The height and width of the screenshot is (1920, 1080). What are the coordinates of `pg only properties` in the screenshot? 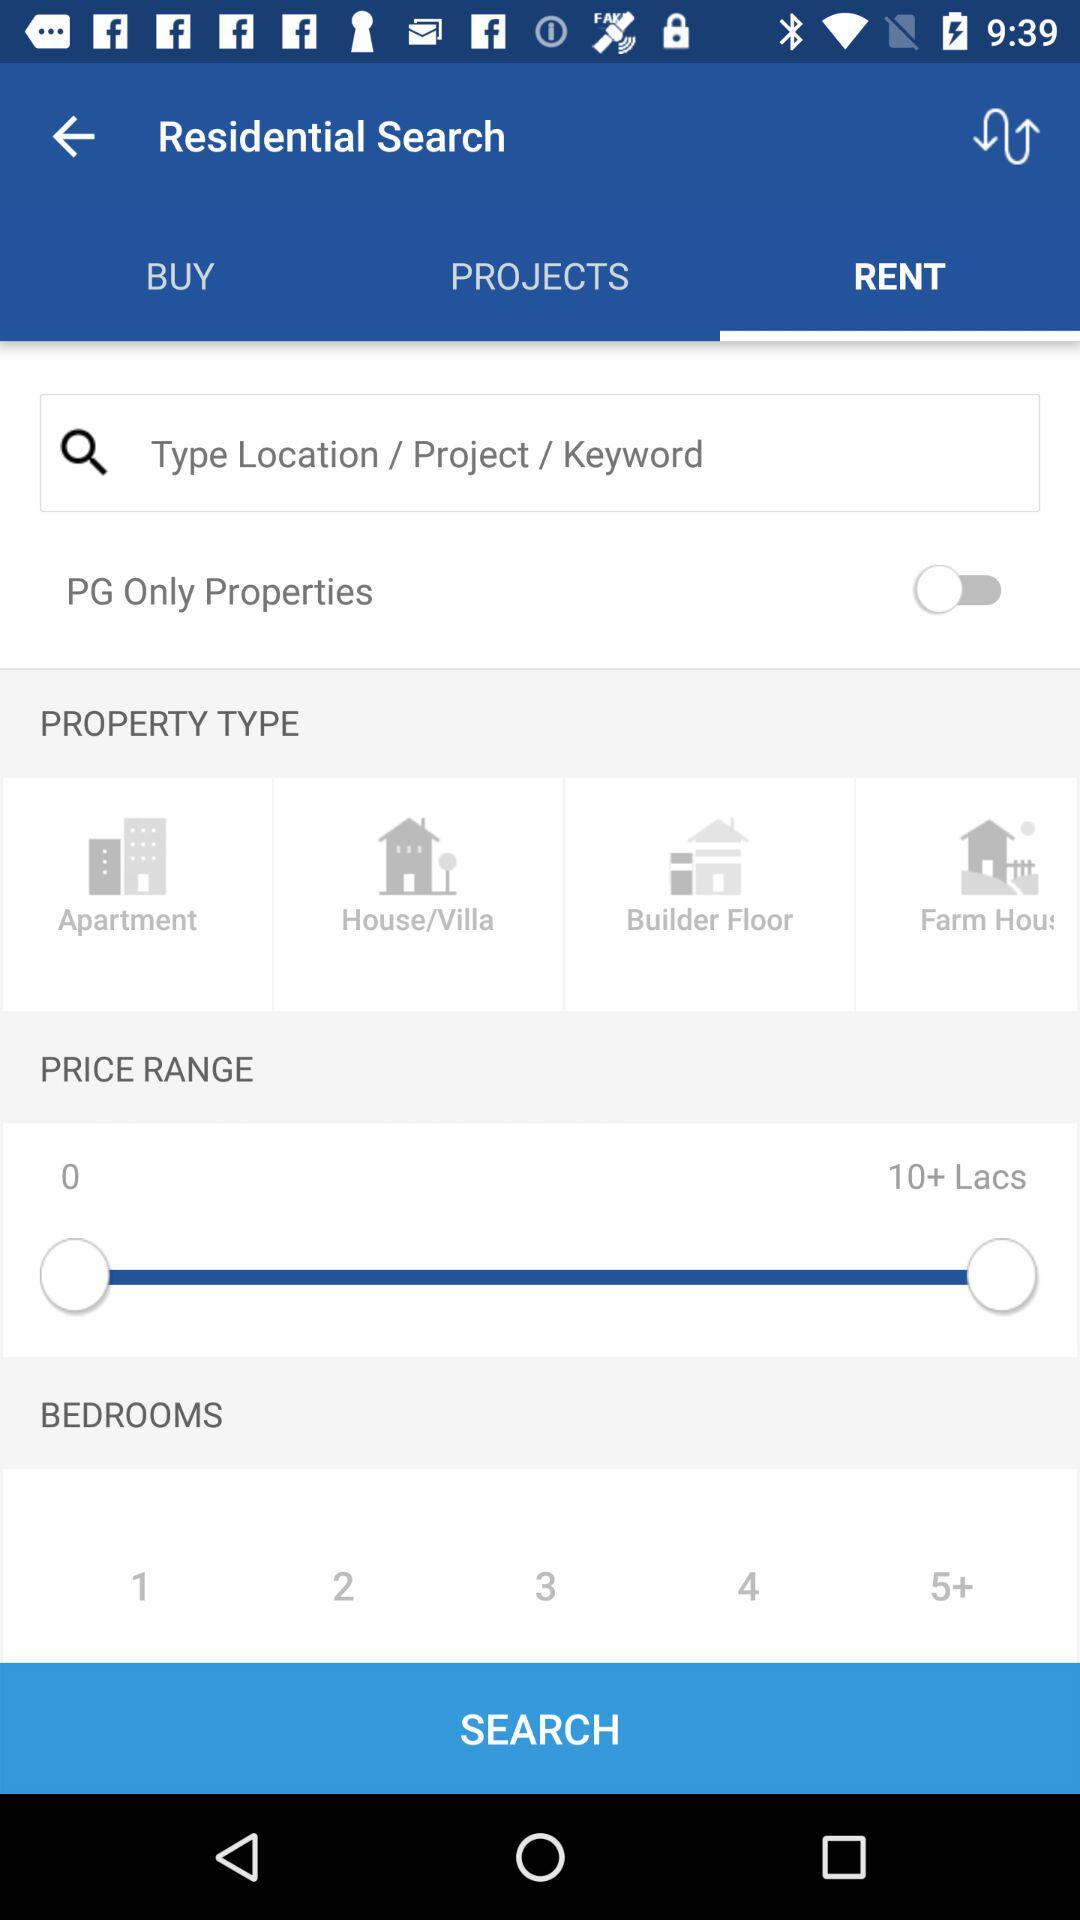 It's located at (962, 589).